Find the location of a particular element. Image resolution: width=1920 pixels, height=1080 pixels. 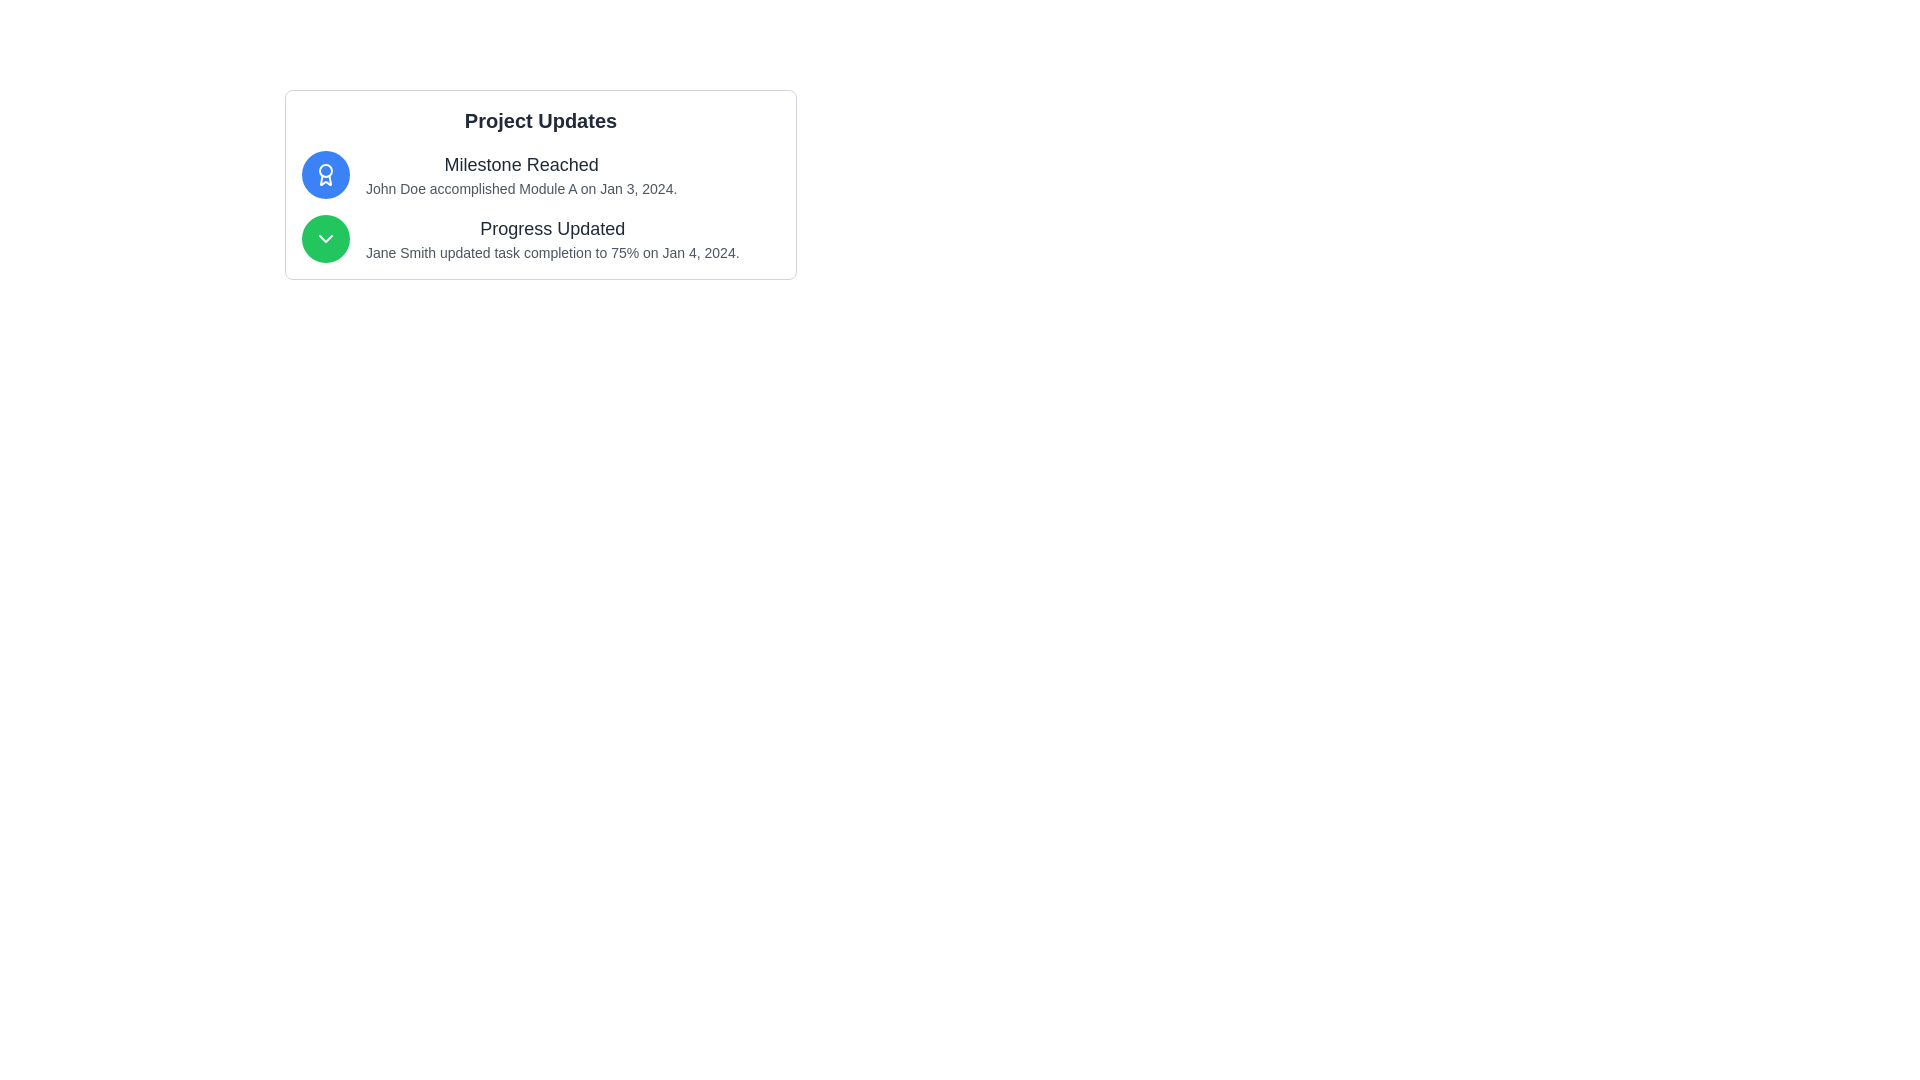

the achievement icon located at the top left corner of the card under 'Project Updates', aligned with the title 'Milestone Reached' is located at coordinates (326, 173).